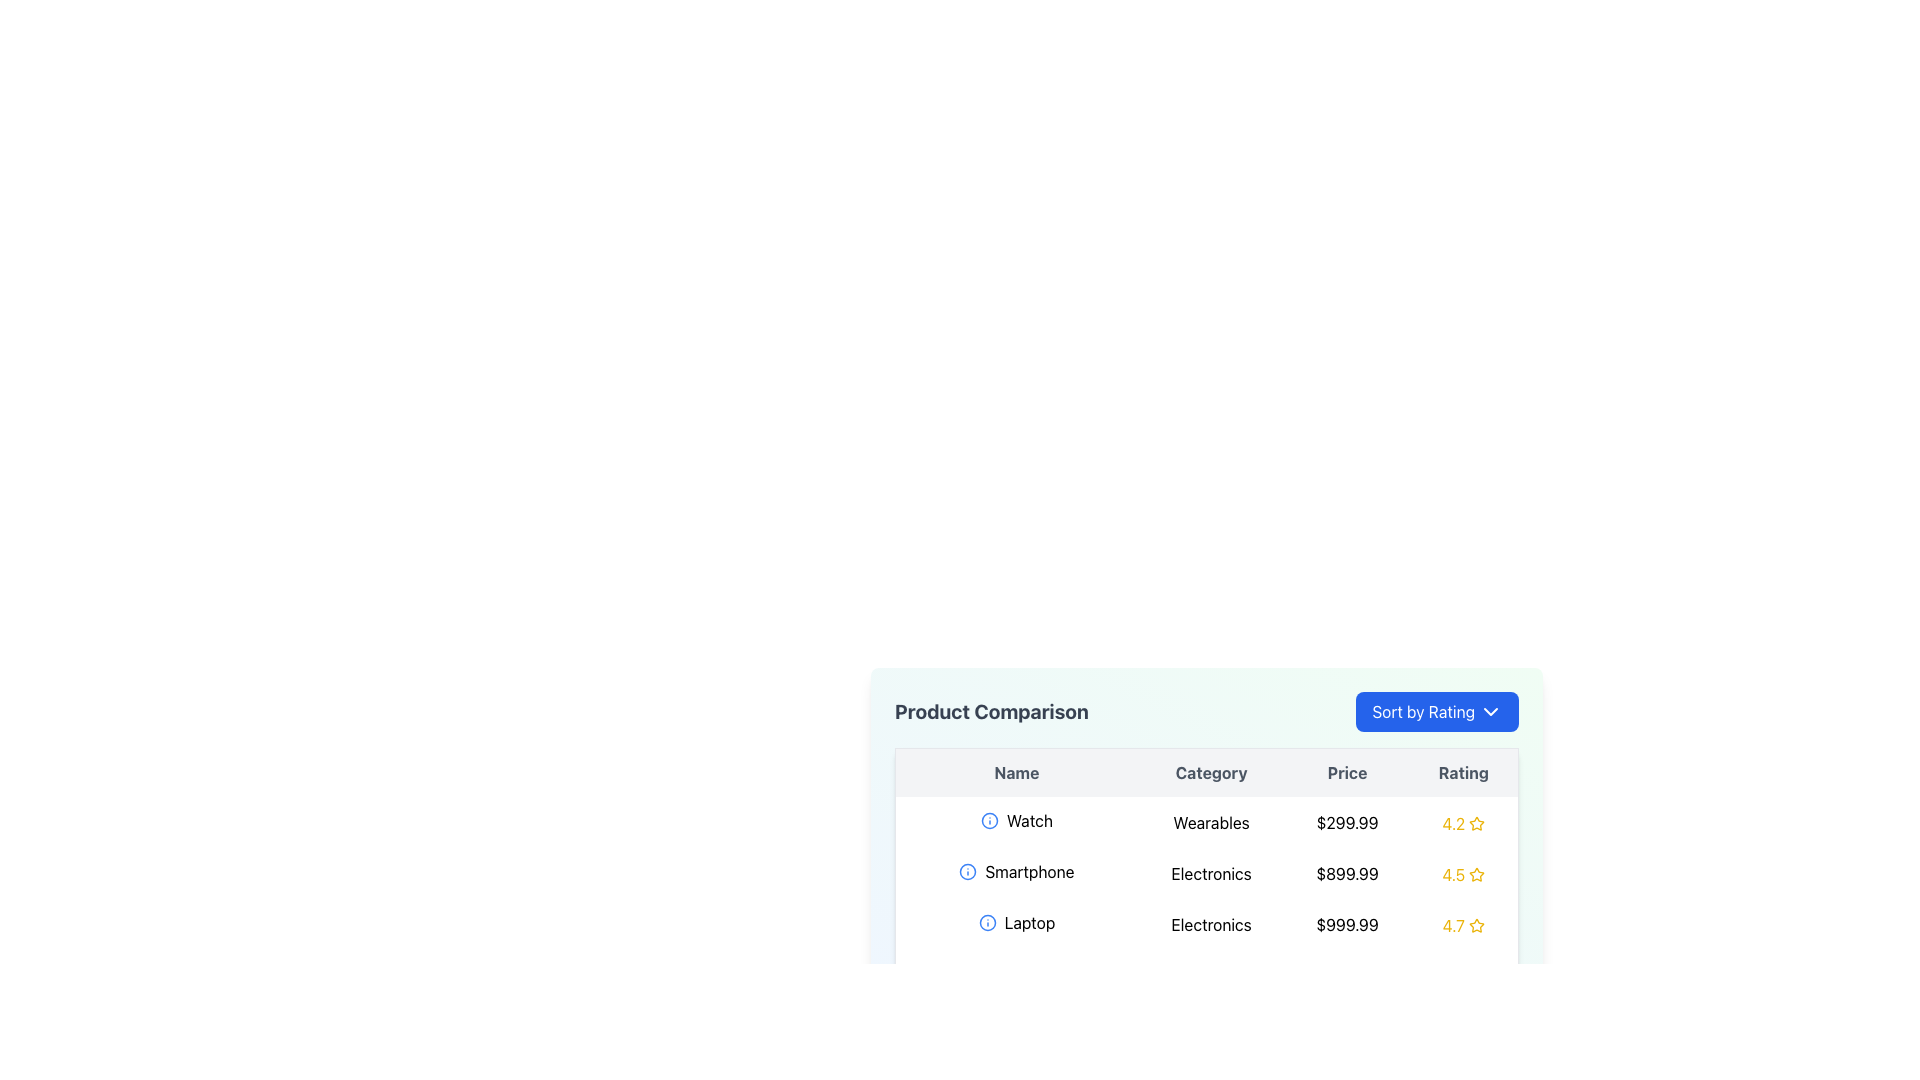 The height and width of the screenshot is (1080, 1920). Describe the element at coordinates (1210, 924) in the screenshot. I see `the text label displaying 'Electronics' located in the 'Category' column of the third row under 'Laptop'` at that location.